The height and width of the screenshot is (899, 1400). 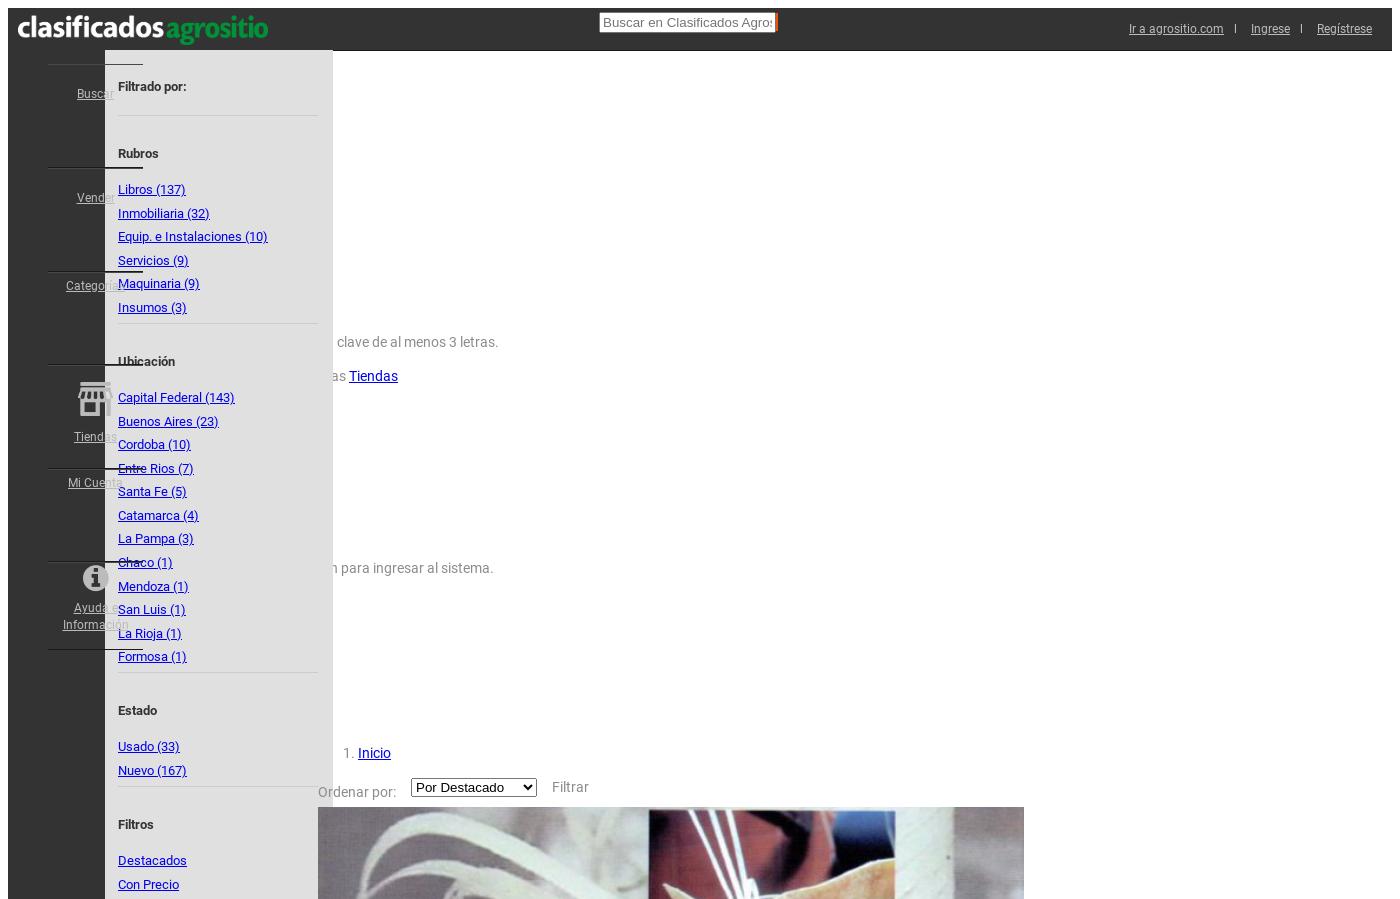 I want to click on 'Nuevo (167)', so click(x=152, y=769).